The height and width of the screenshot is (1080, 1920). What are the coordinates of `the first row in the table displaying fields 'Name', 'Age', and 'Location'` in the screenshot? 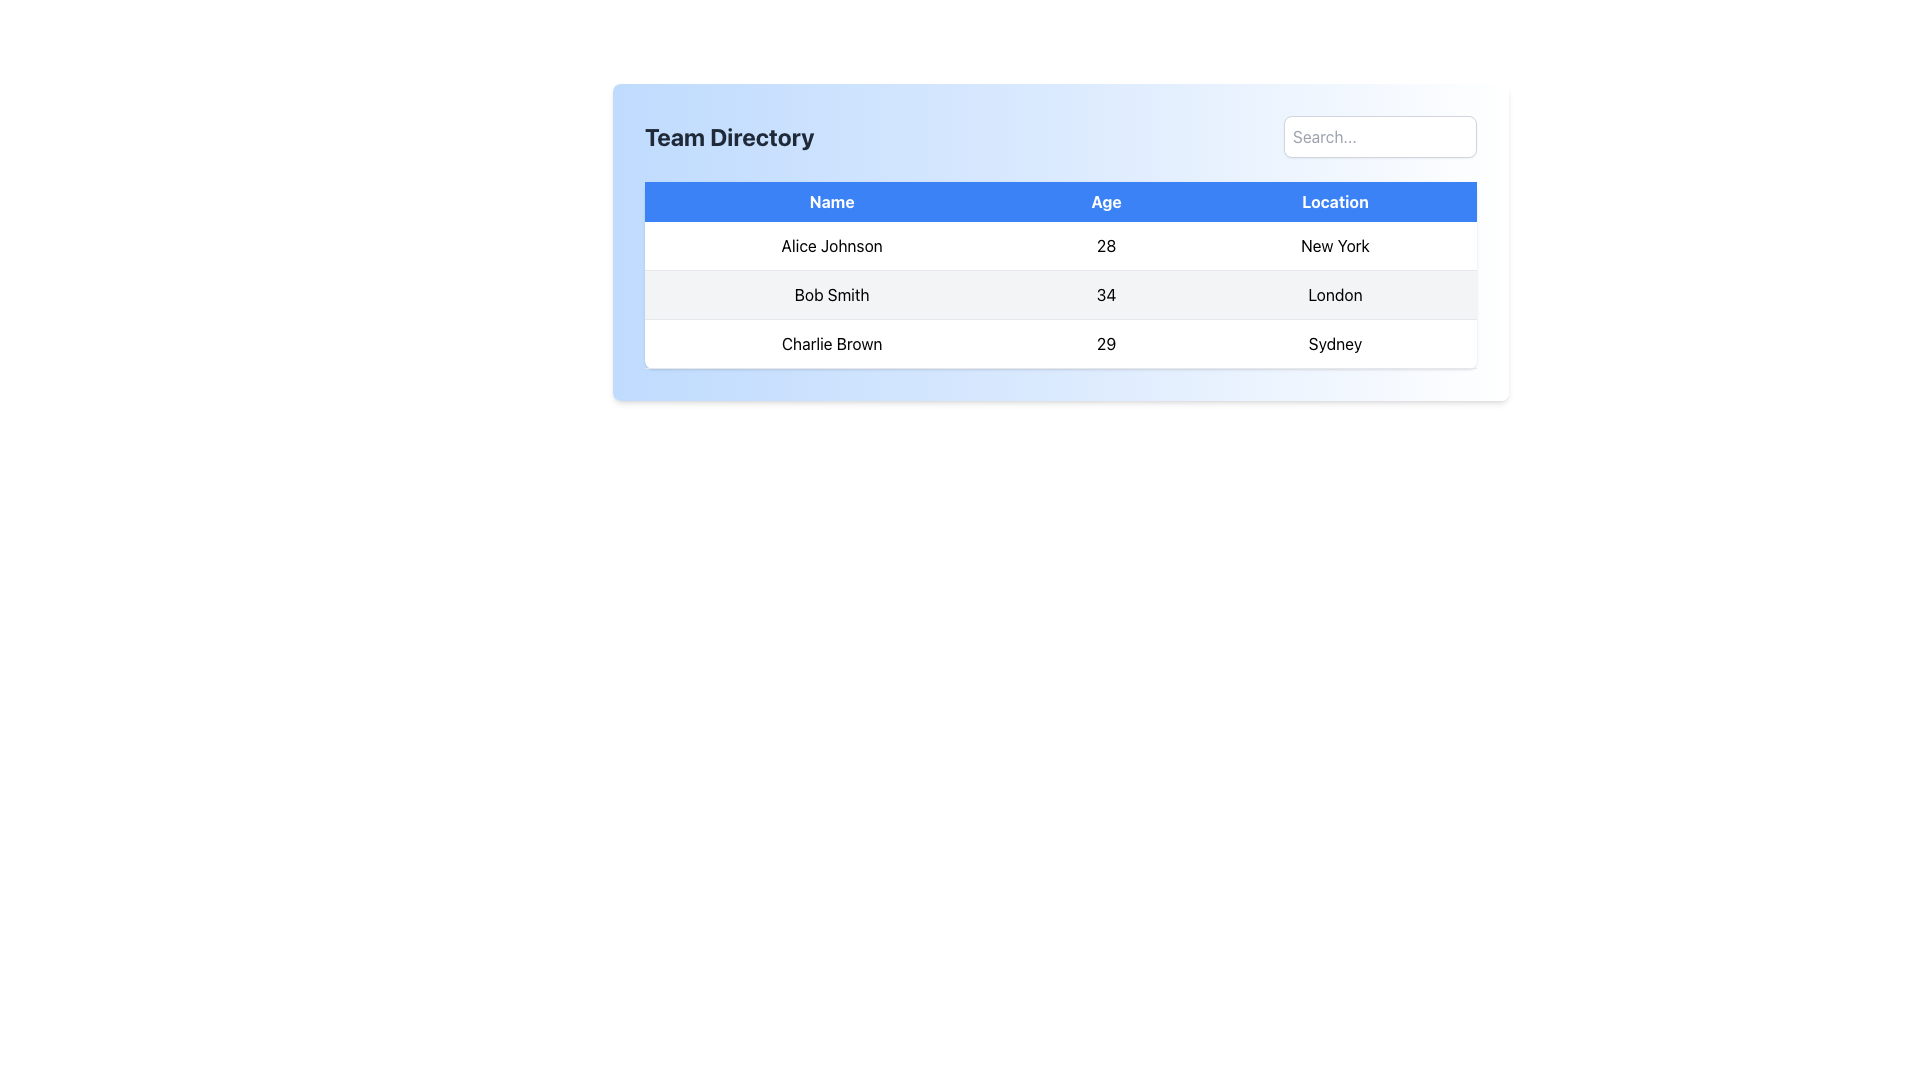 It's located at (1059, 245).